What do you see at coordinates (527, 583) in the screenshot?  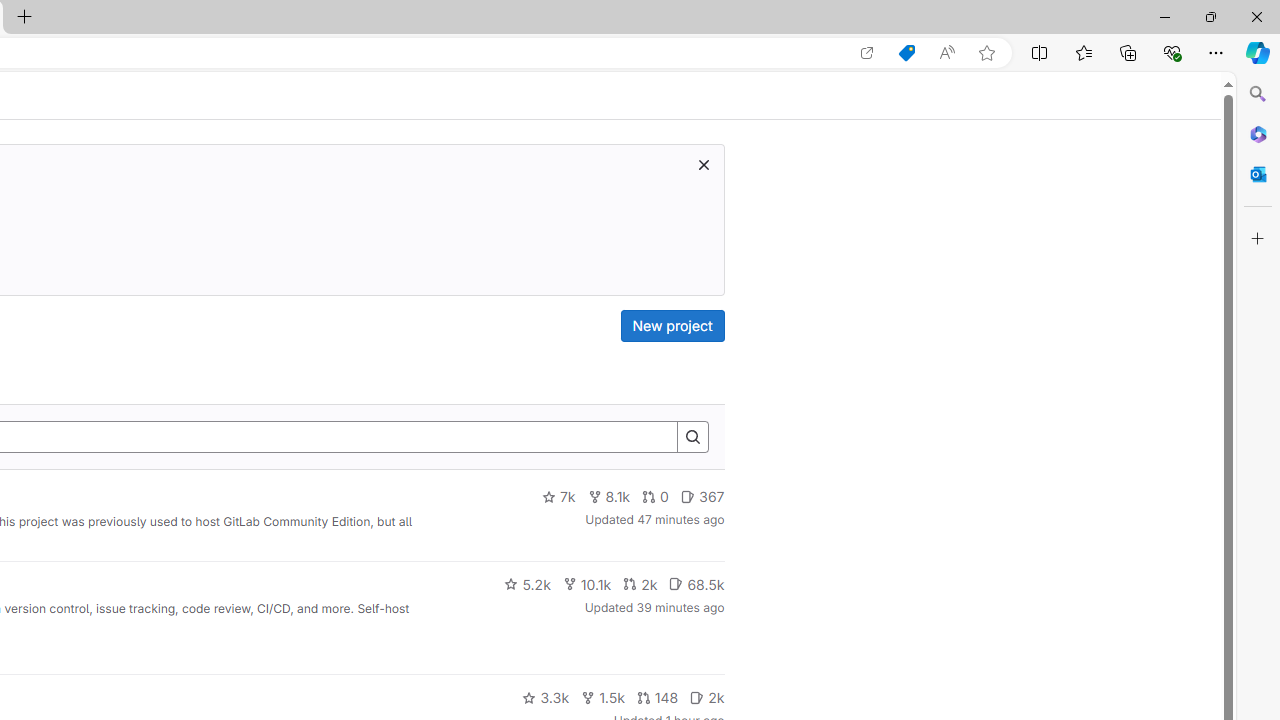 I see `'5.2k'` at bounding box center [527, 583].